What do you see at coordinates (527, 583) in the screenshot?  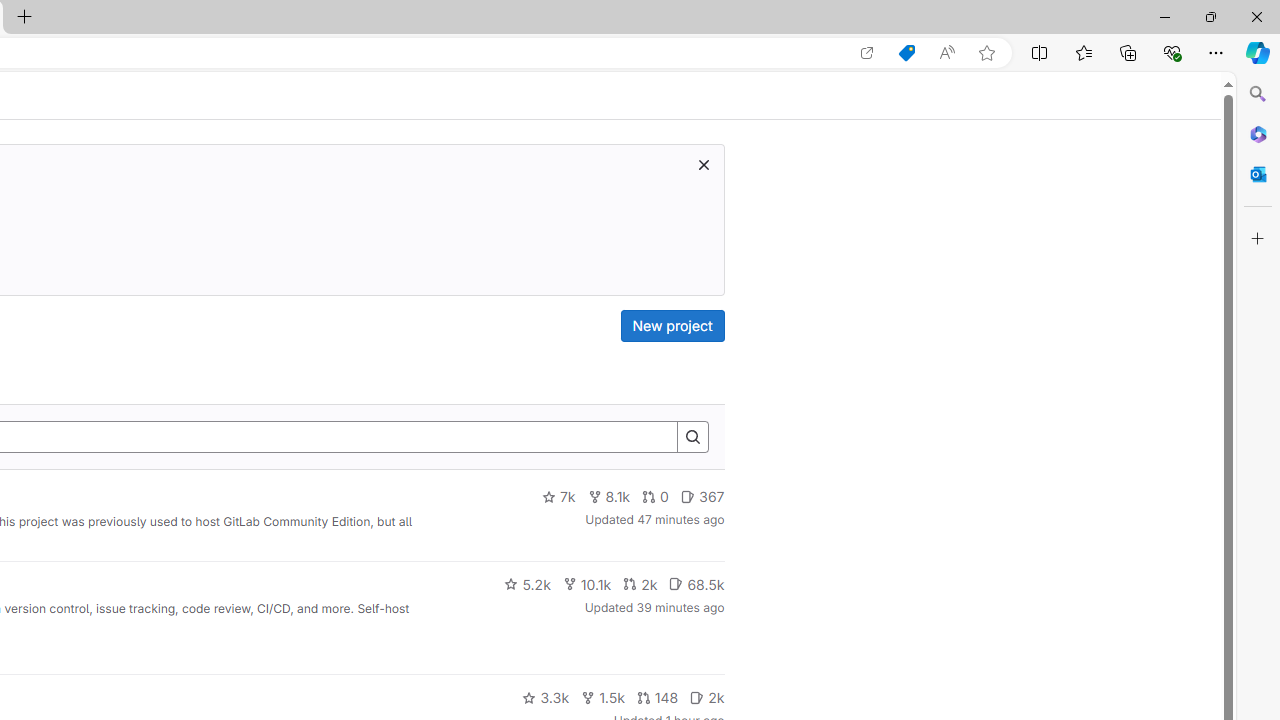 I see `'5.2k'` at bounding box center [527, 583].